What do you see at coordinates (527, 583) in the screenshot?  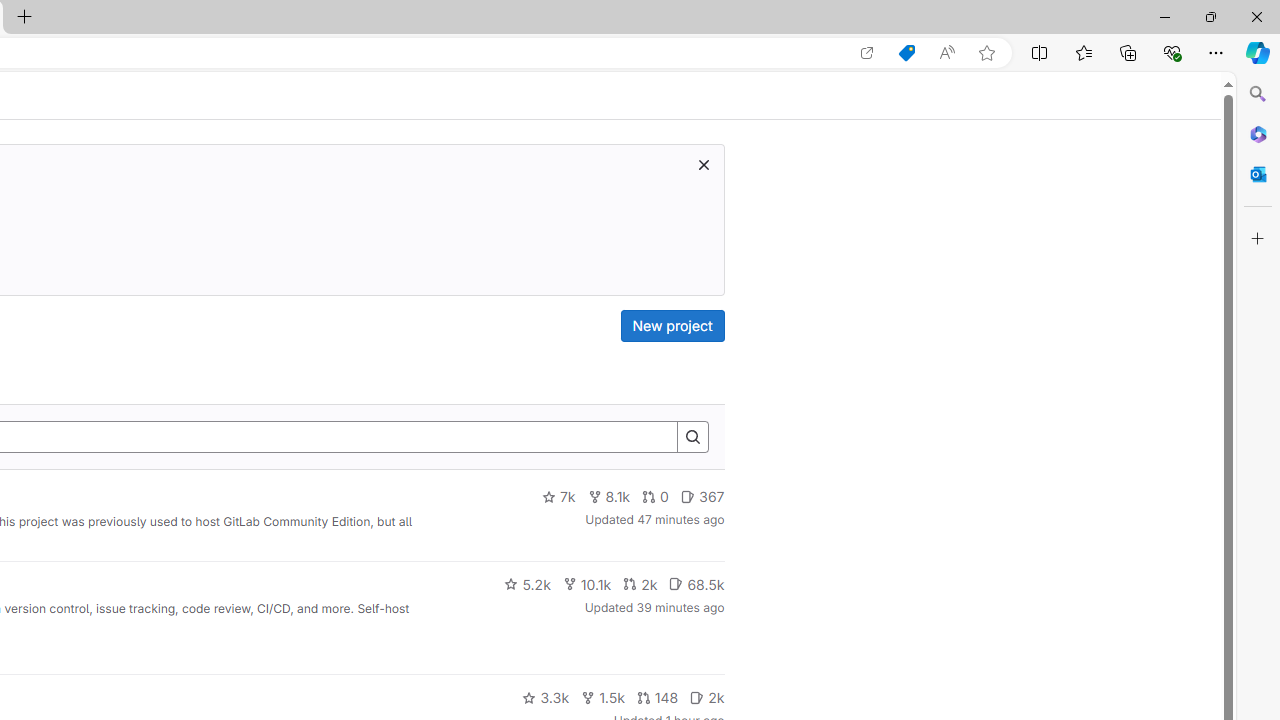 I see `'5.2k'` at bounding box center [527, 583].